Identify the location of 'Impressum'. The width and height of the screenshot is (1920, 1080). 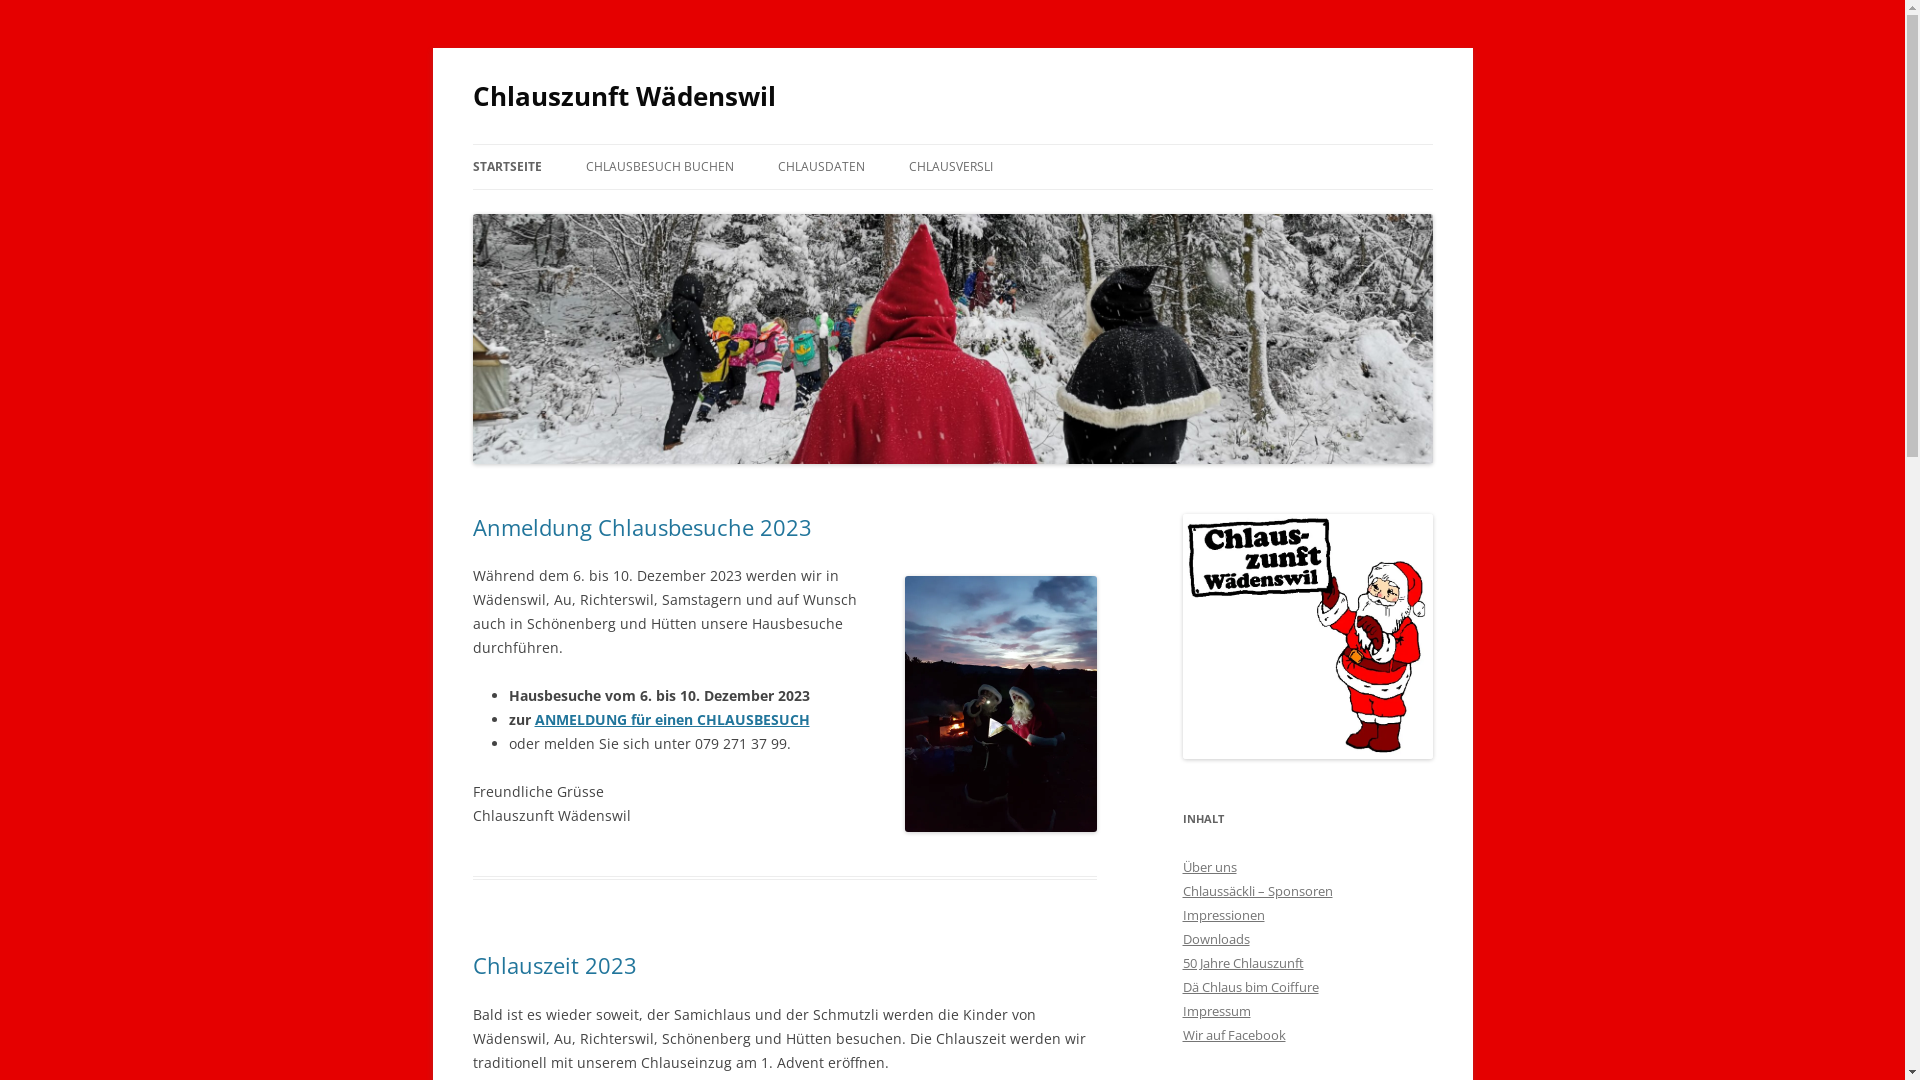
(1214, 1010).